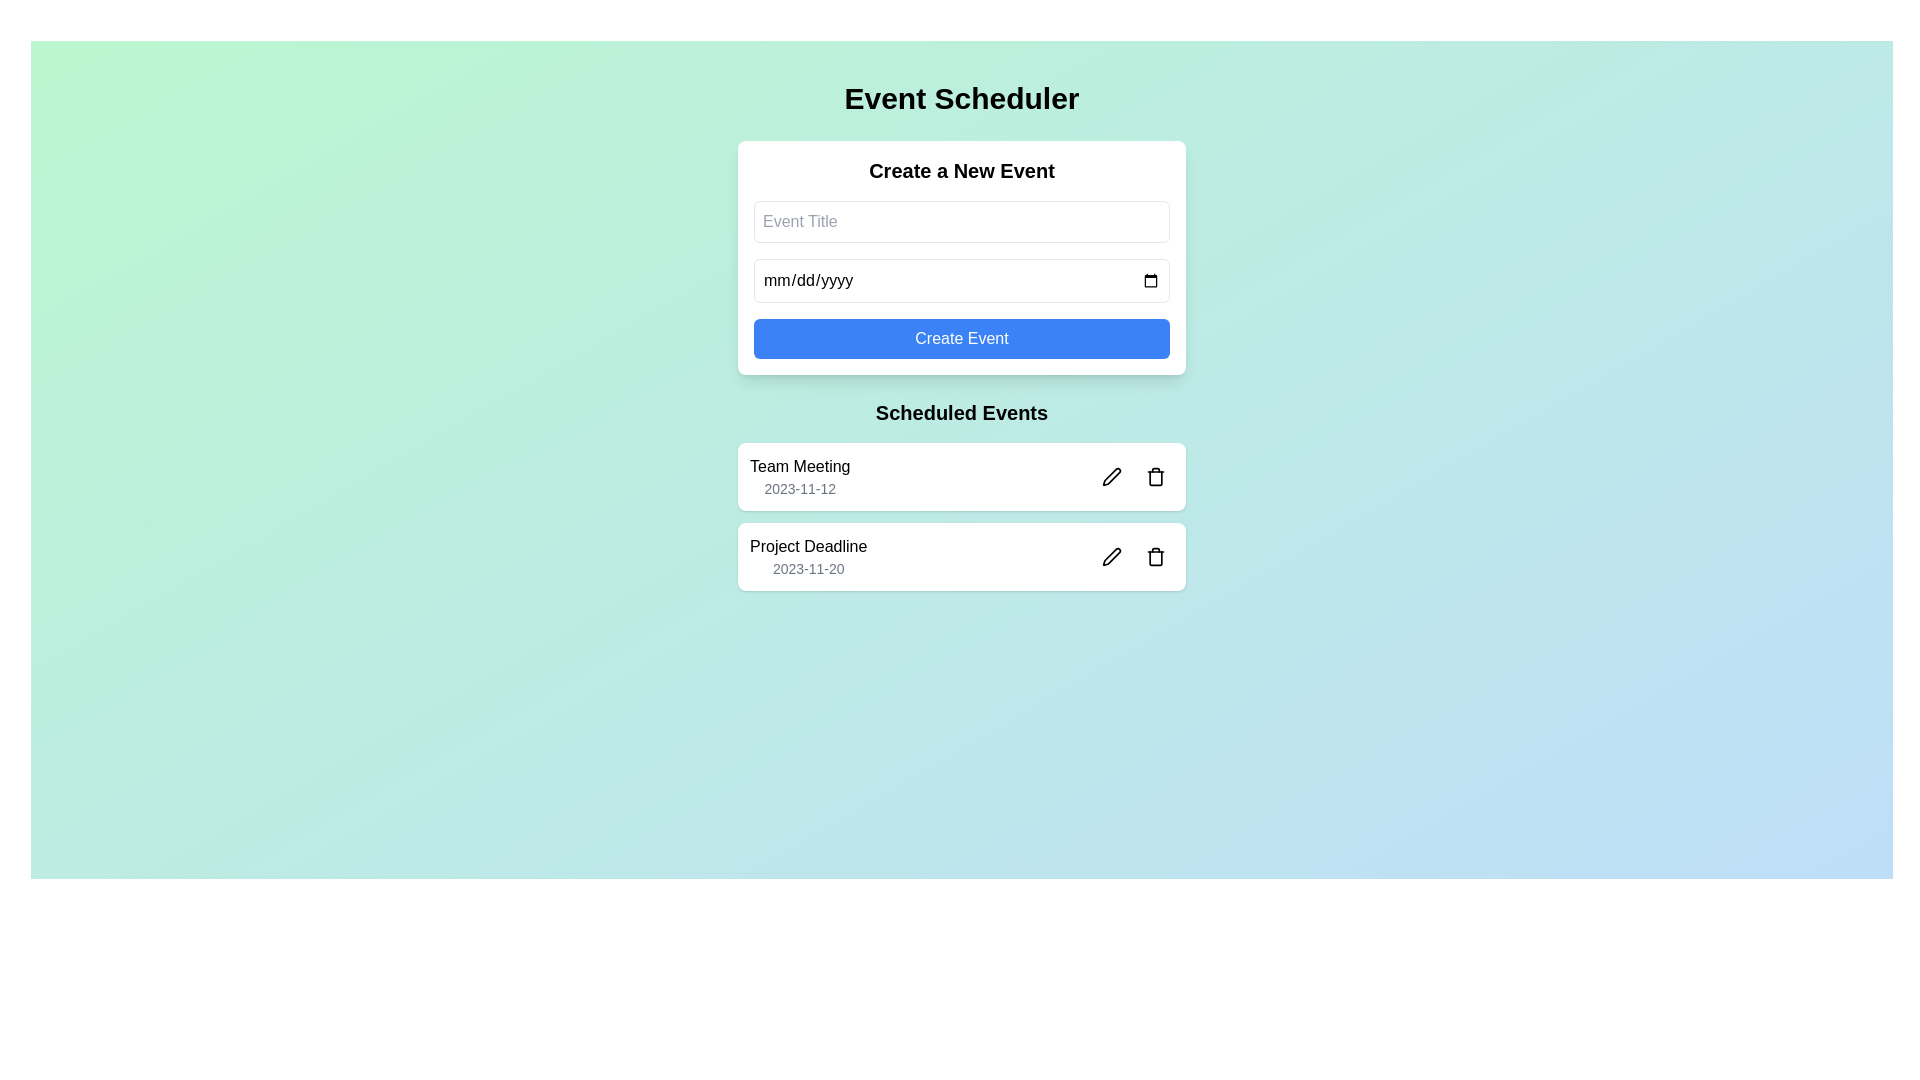 This screenshot has width=1920, height=1080. What do you see at coordinates (961, 257) in the screenshot?
I see `the date input field in the event creation form, which is located near the top-center of the interface` at bounding box center [961, 257].